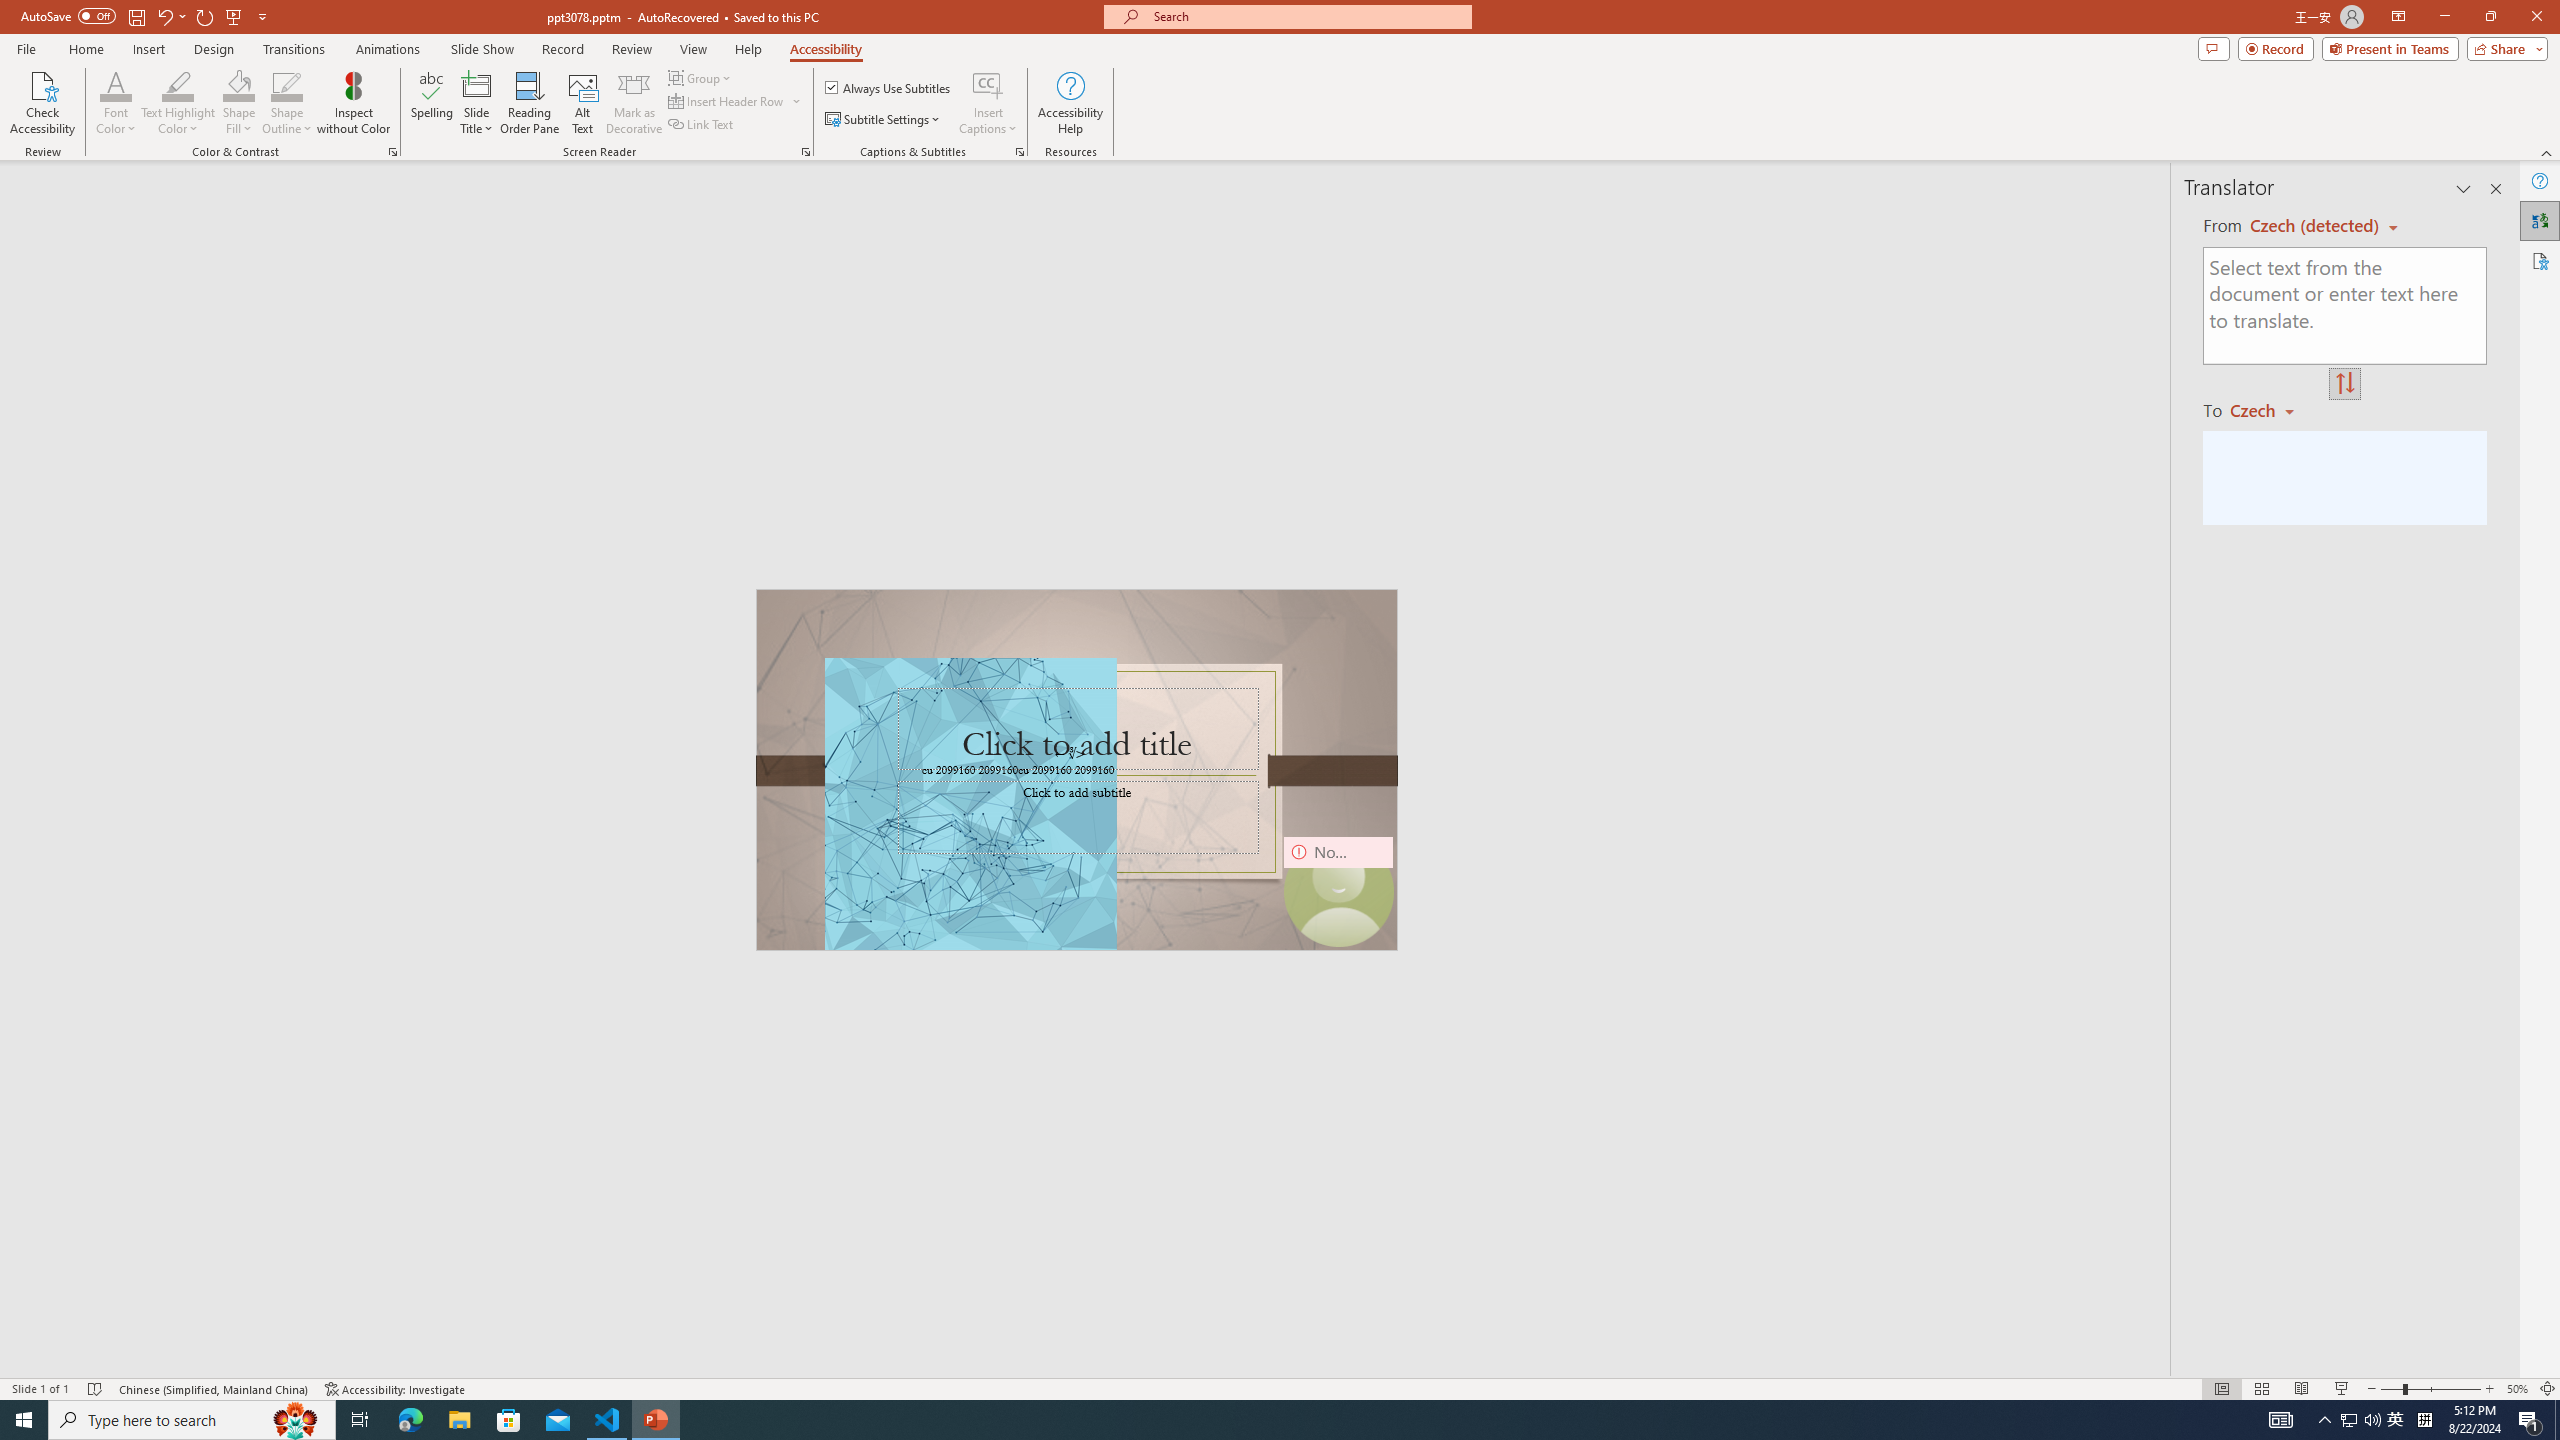 This screenshot has width=2560, height=1440. What do you see at coordinates (1069, 754) in the screenshot?
I see `'TextBox 7'` at bounding box center [1069, 754].